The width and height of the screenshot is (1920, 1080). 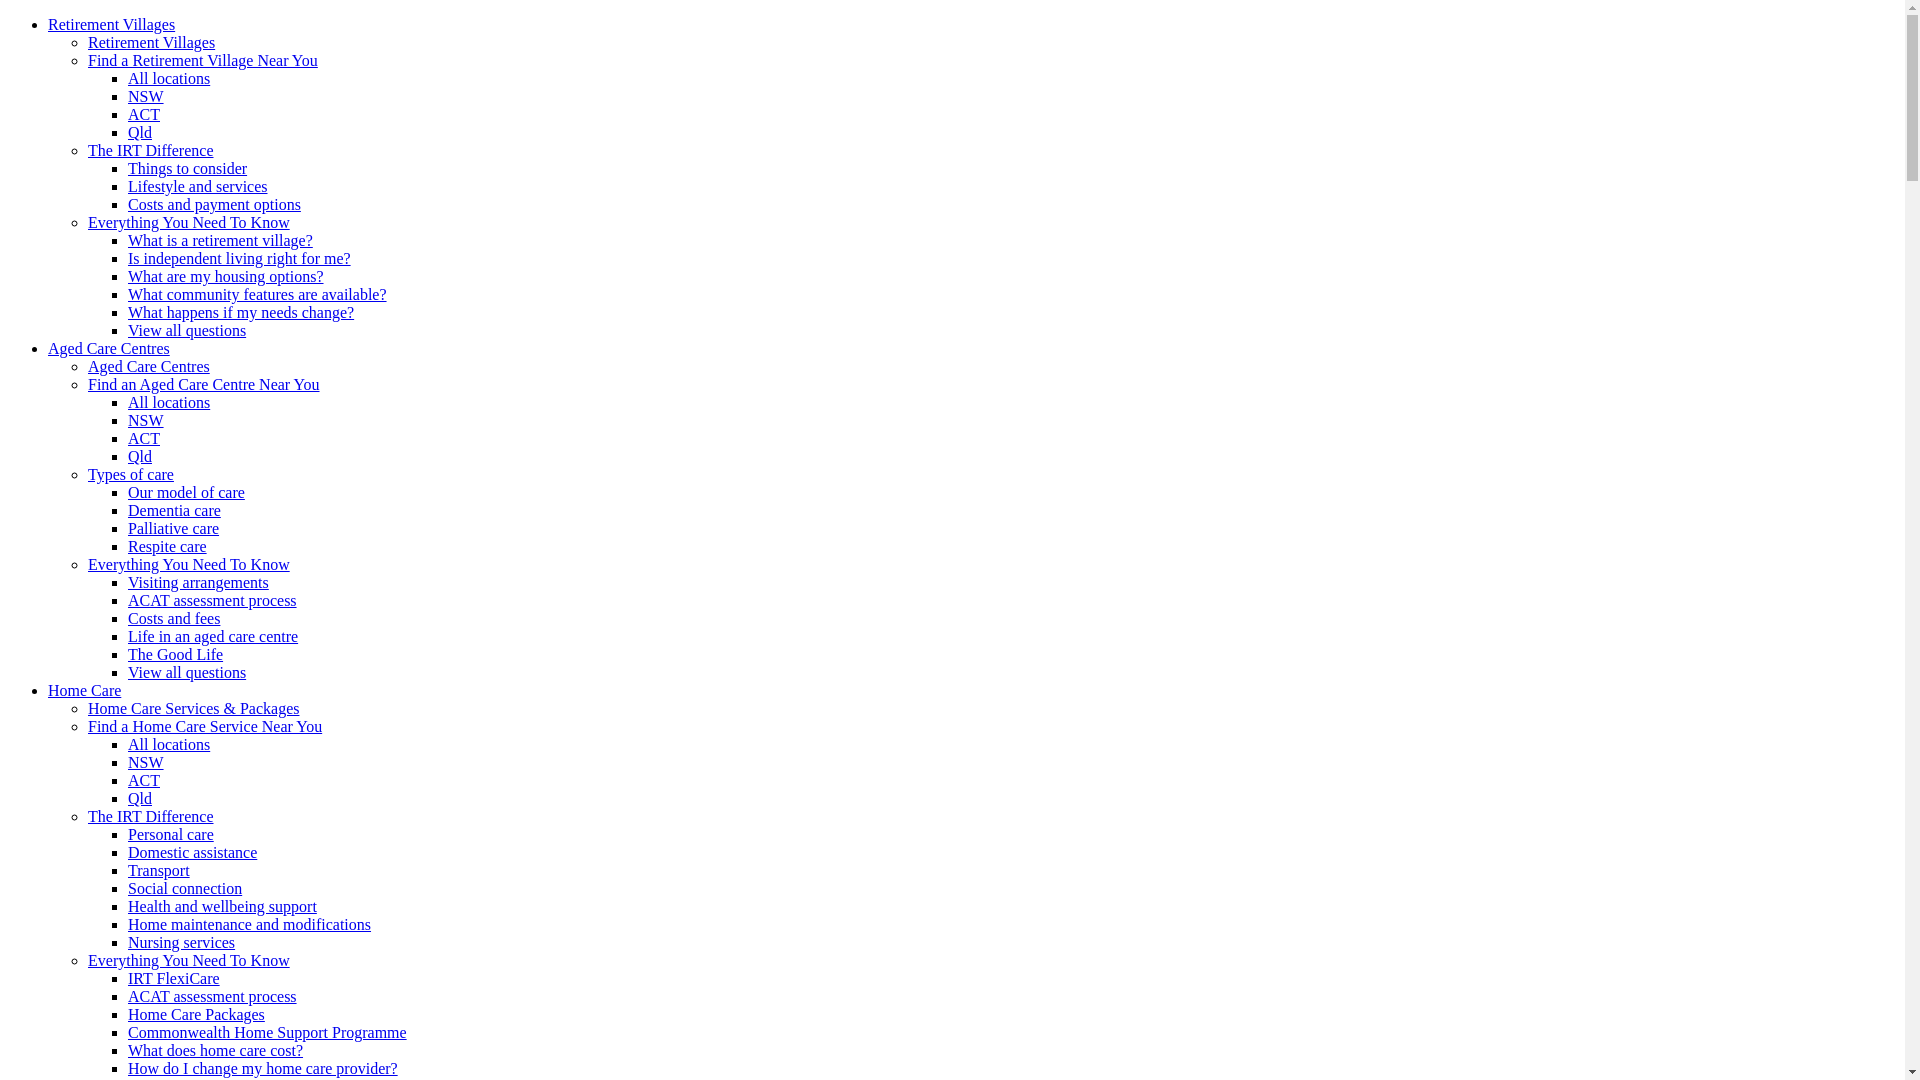 I want to click on 'The IRT Difference', so click(x=149, y=149).